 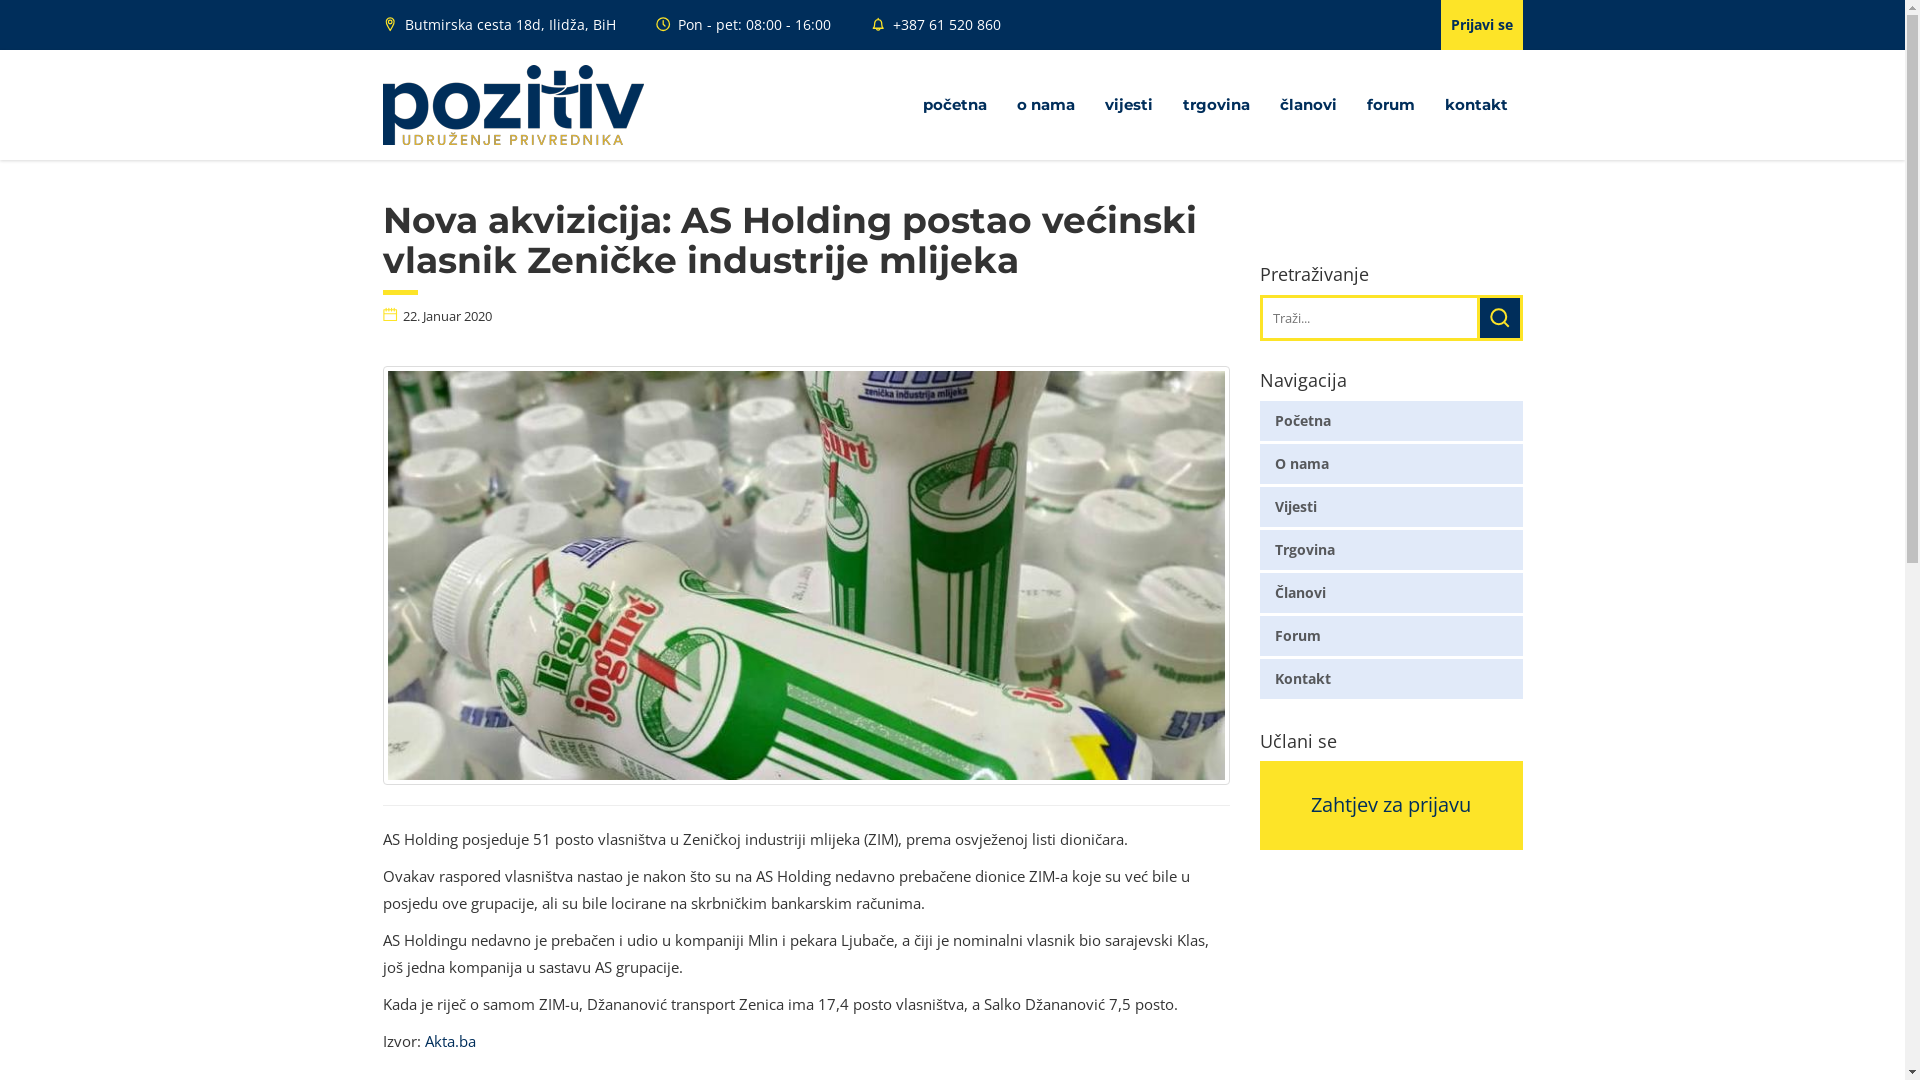 I want to click on 'Prijavi se', so click(x=1481, y=24).